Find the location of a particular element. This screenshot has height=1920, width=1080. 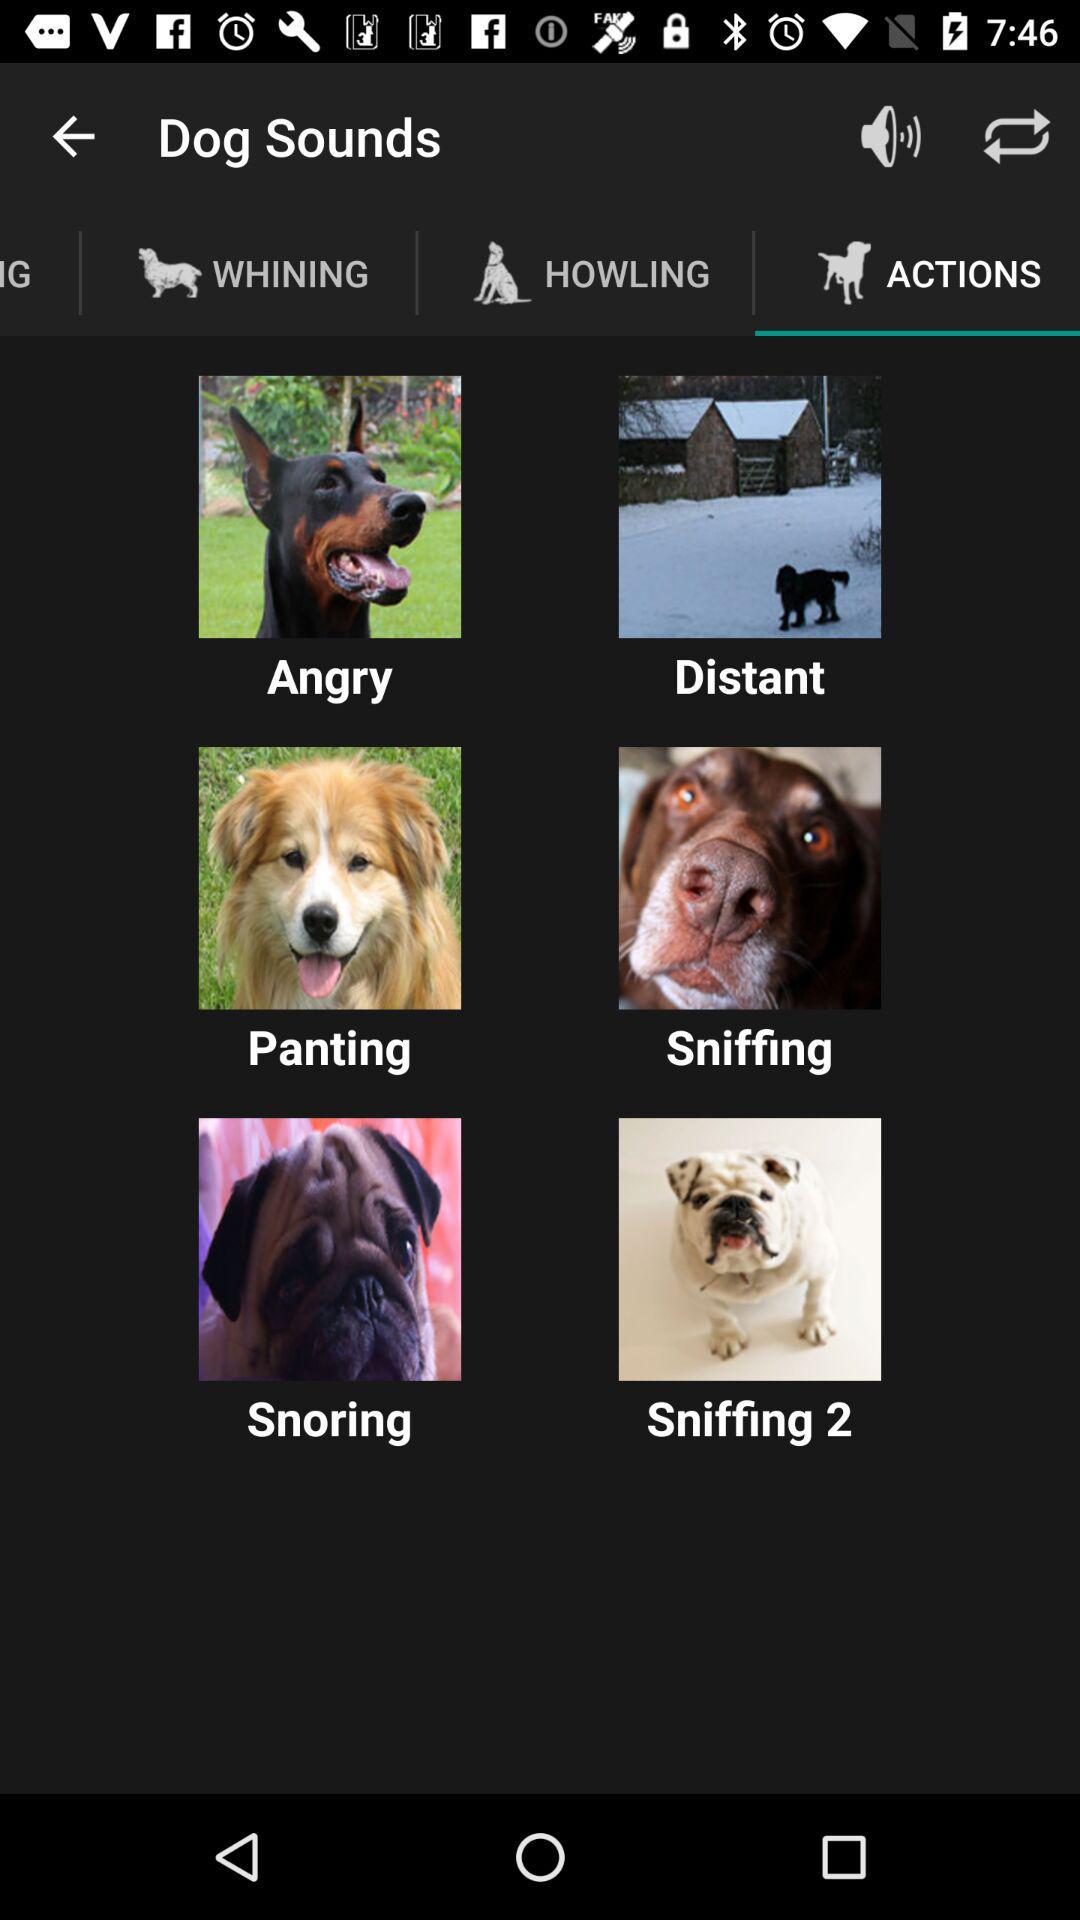

choose option is located at coordinates (329, 507).